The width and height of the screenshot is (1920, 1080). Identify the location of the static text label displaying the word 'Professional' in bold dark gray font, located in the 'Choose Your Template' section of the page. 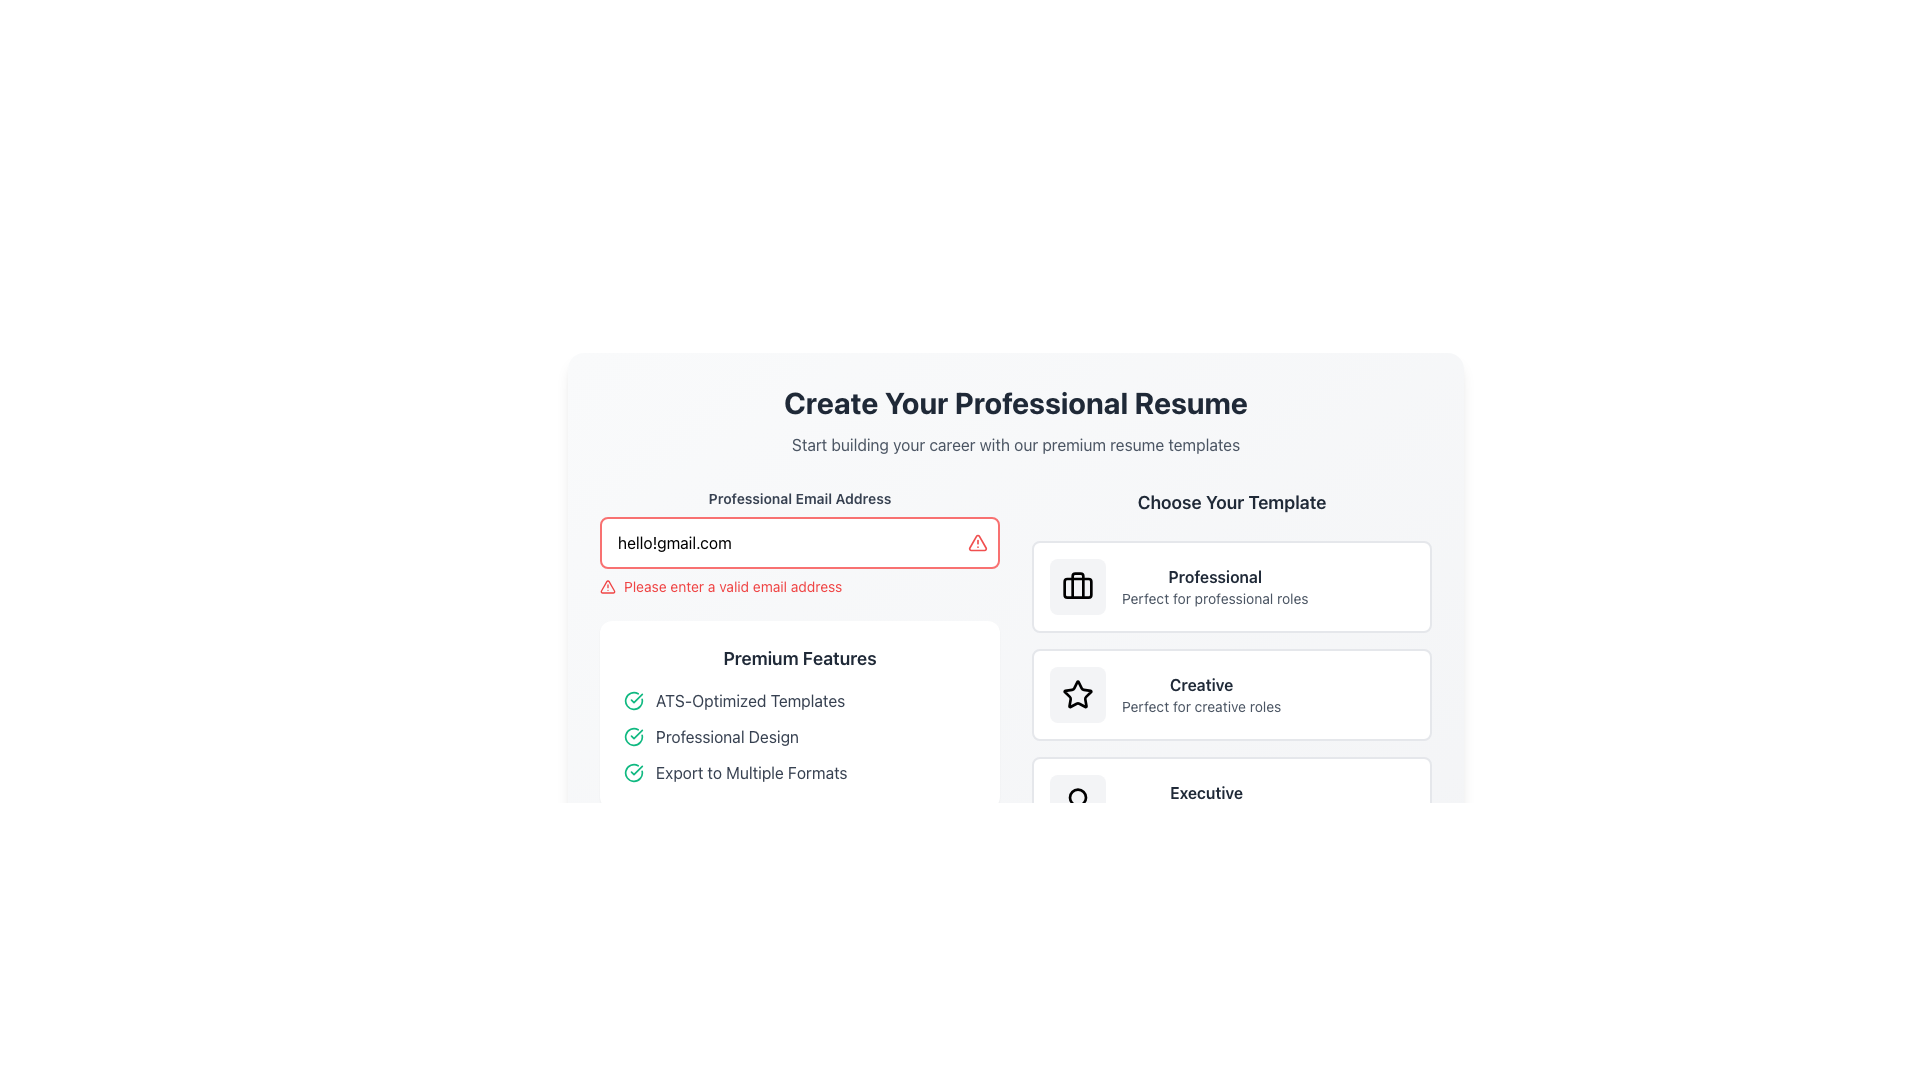
(1214, 577).